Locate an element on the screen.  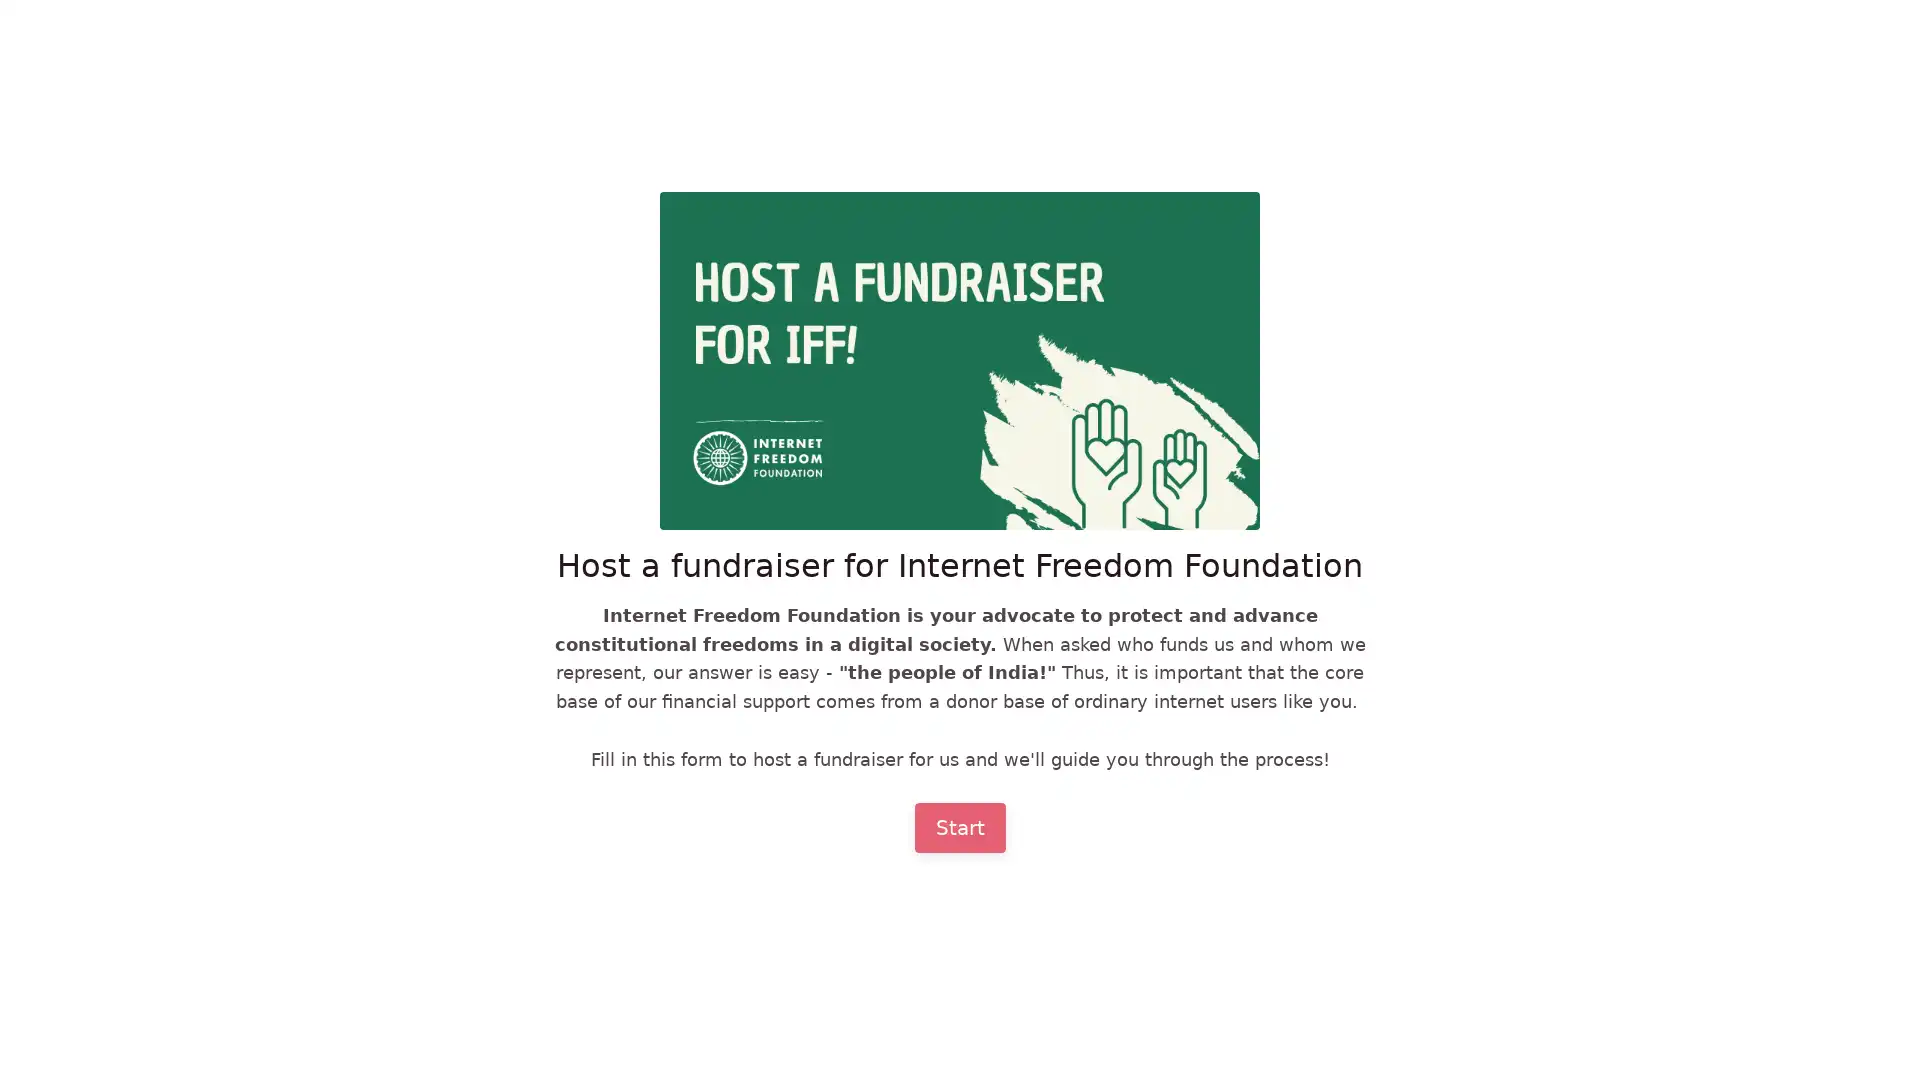
Start is located at coordinates (958, 826).